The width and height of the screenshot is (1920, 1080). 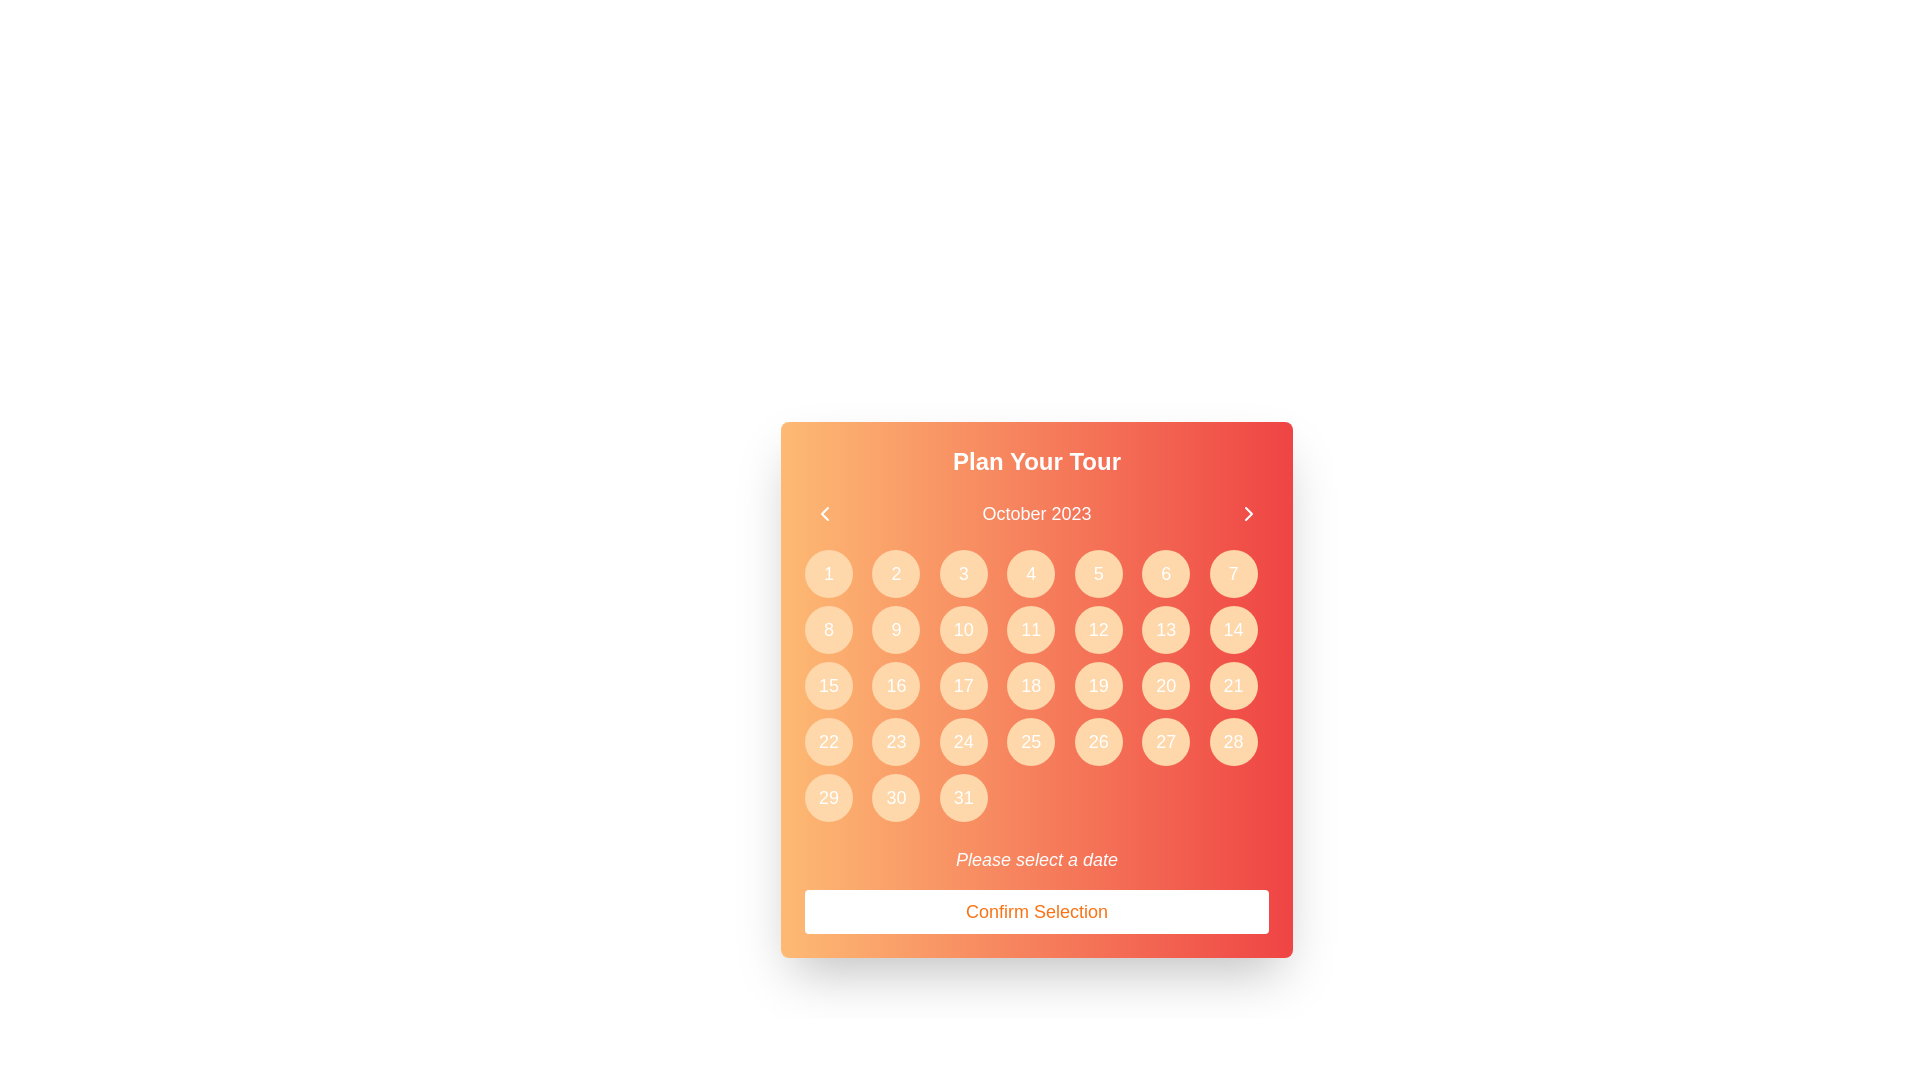 What do you see at coordinates (1166, 574) in the screenshot?
I see `the button representing the date '6' in the calendar interface` at bounding box center [1166, 574].